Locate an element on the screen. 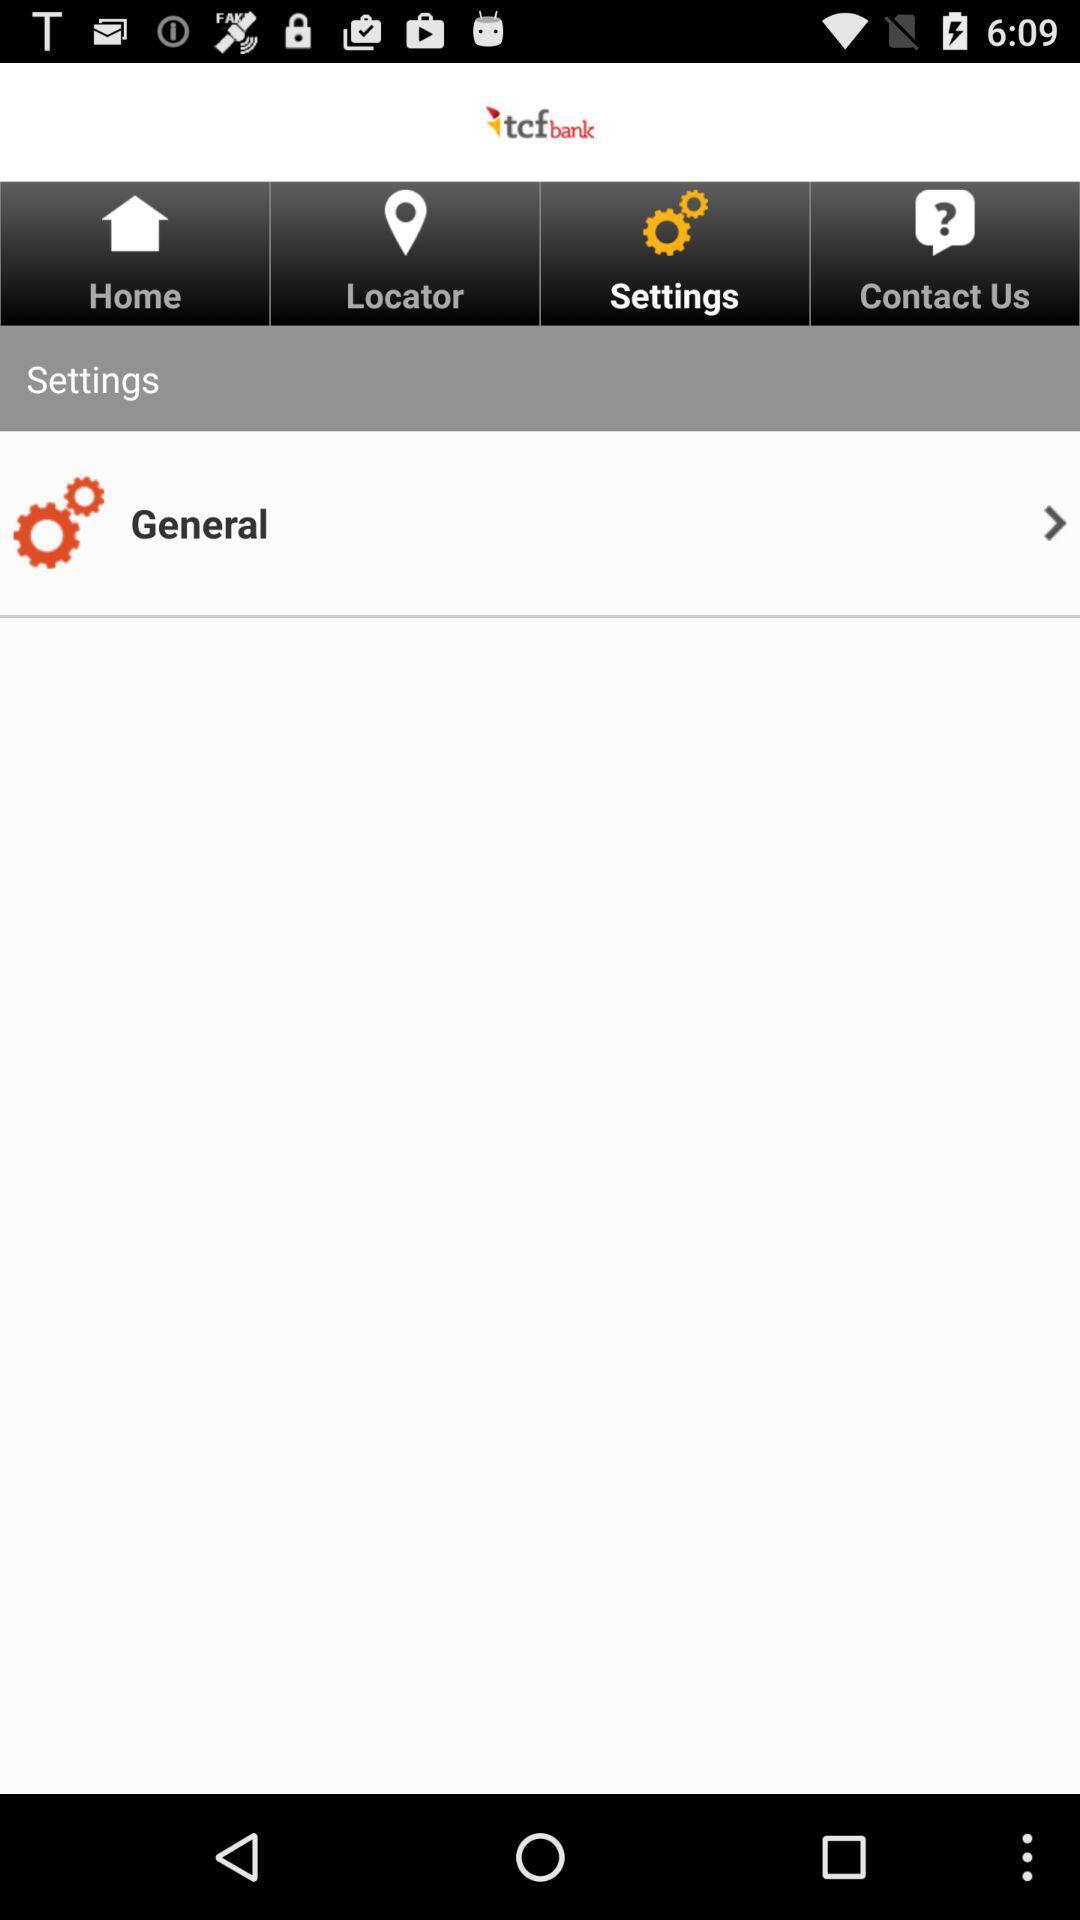 This screenshot has height=1920, width=1080. the item next to general icon is located at coordinates (57, 523).